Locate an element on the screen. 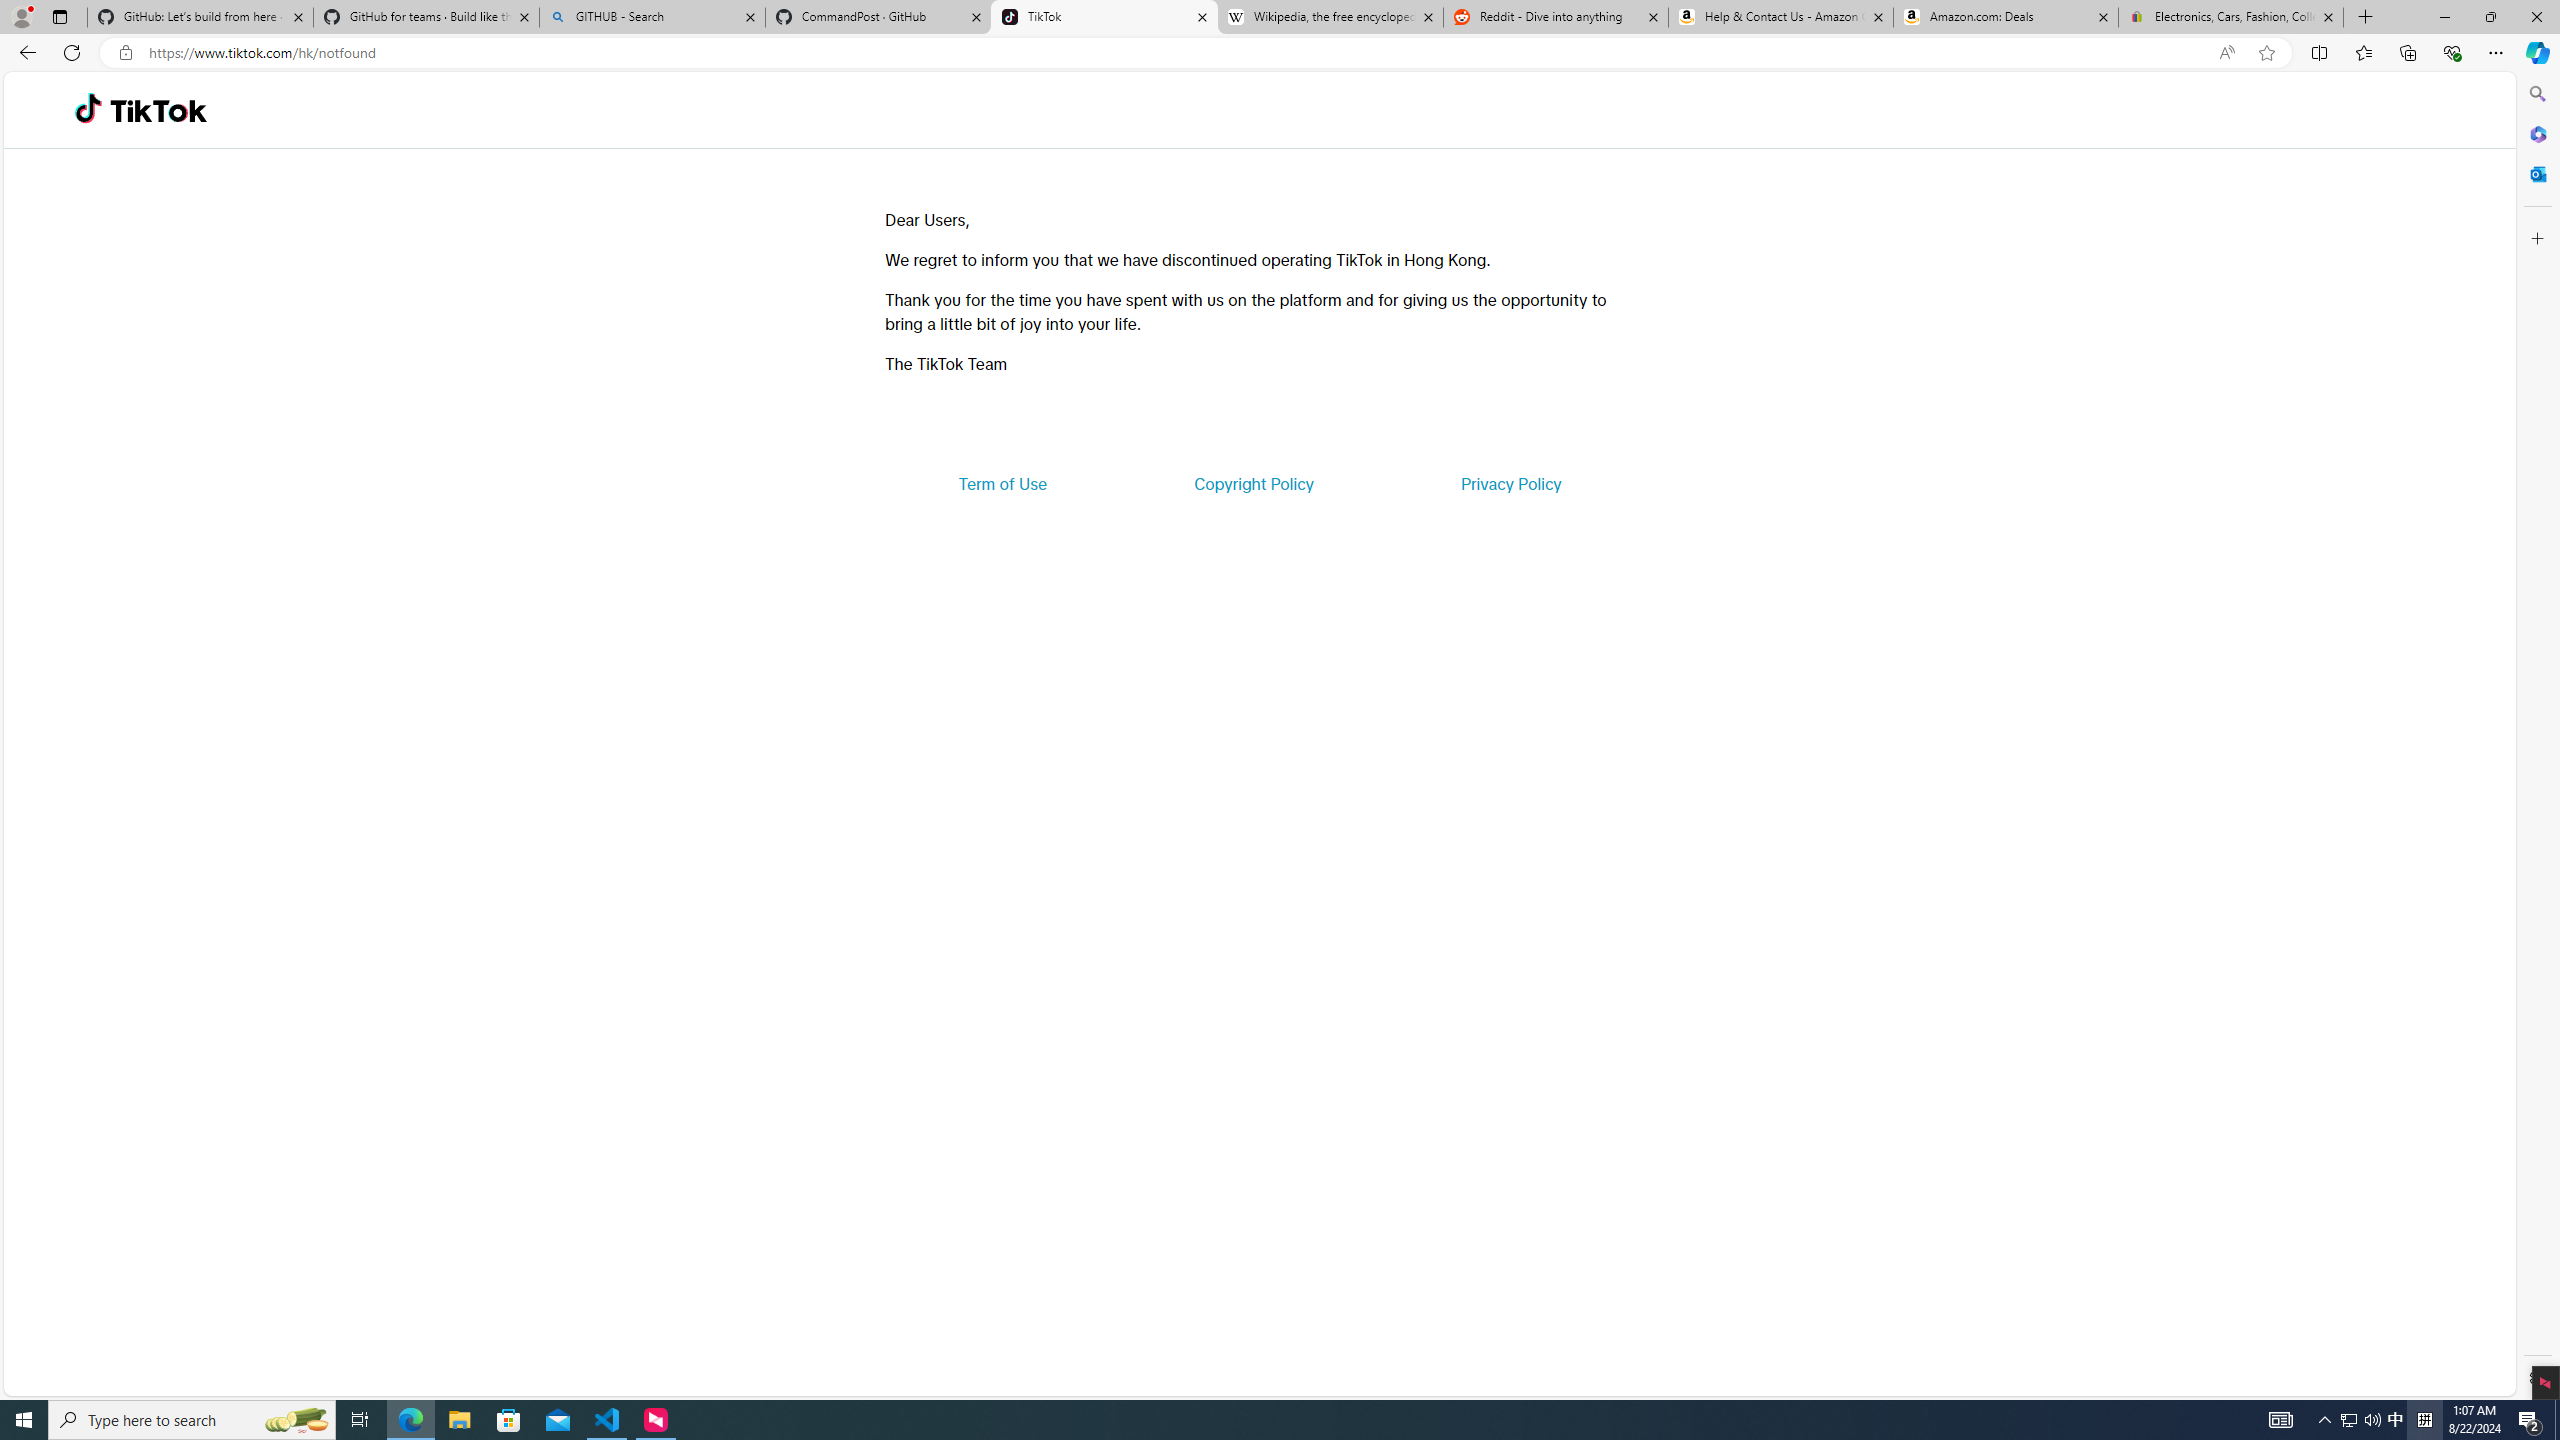  'Privacy Policy' is located at coordinates (1509, 482).